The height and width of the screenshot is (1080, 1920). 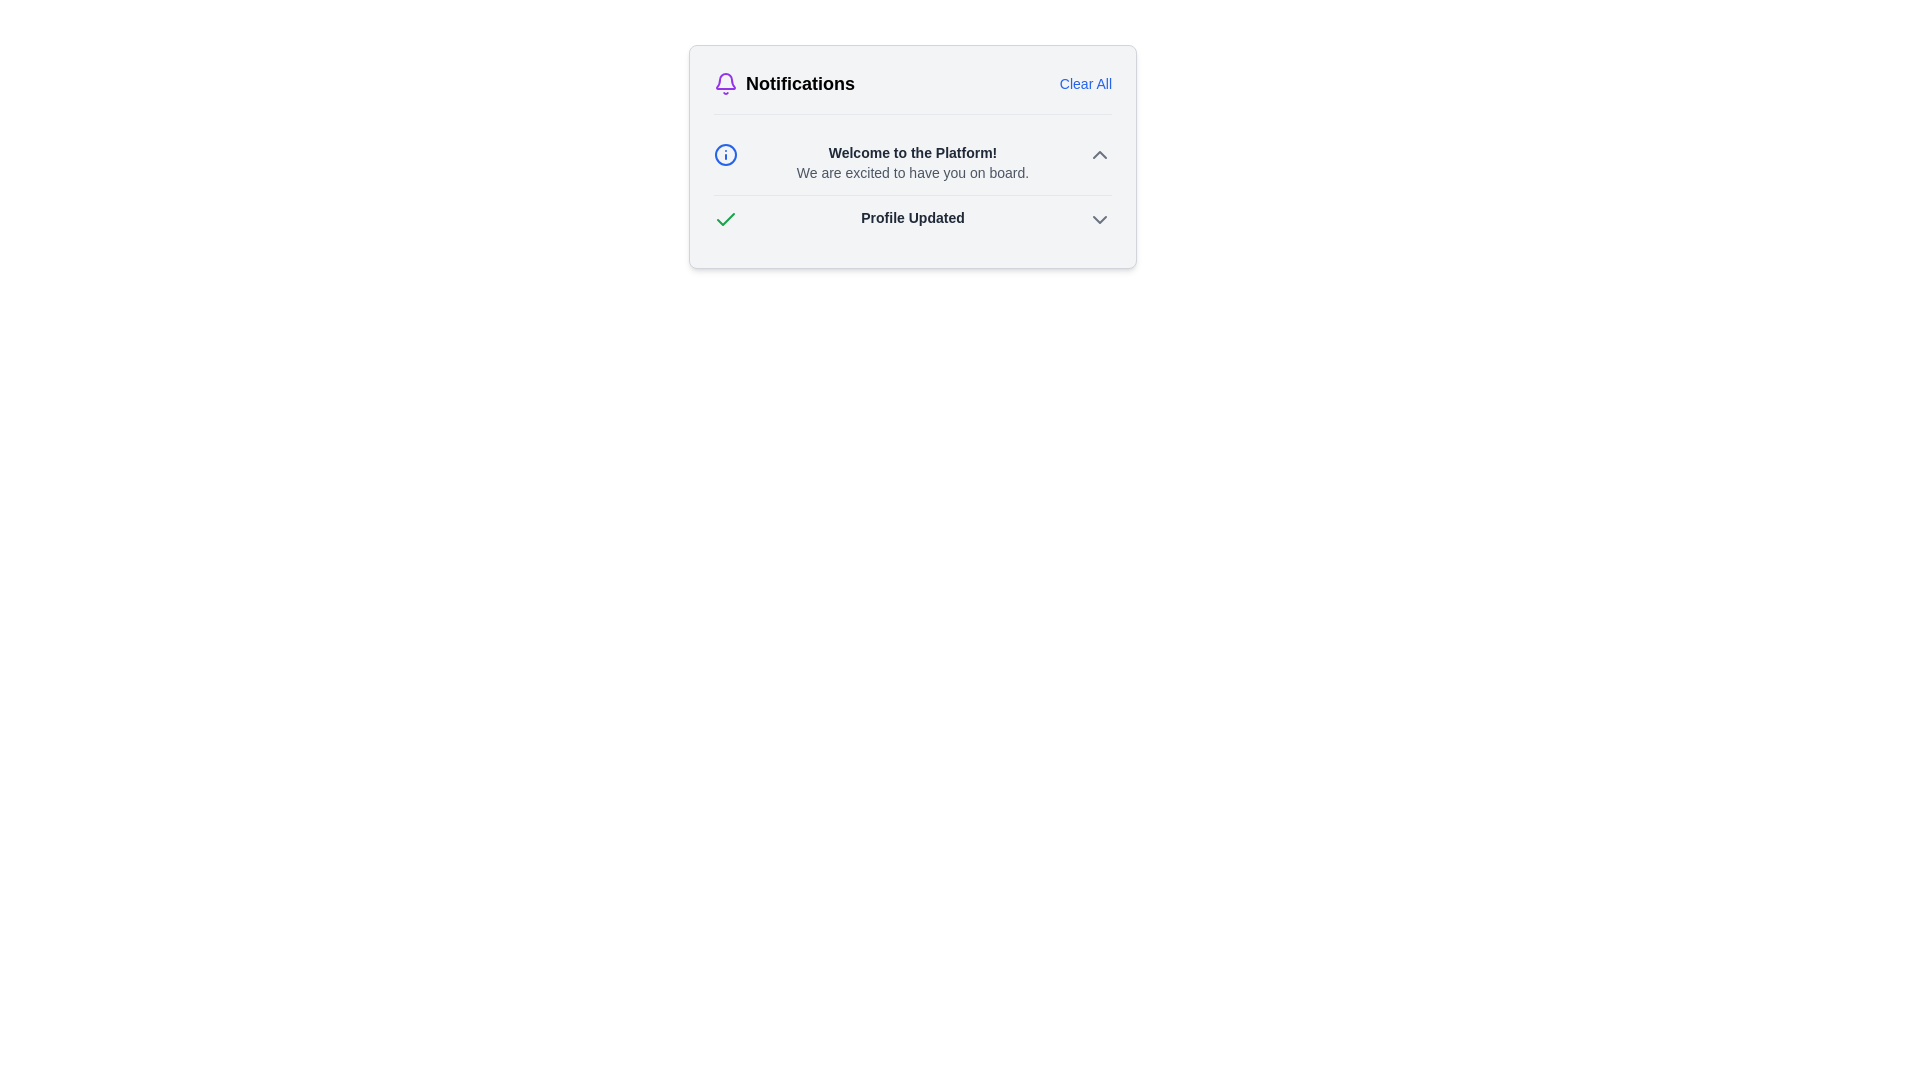 What do you see at coordinates (911, 161) in the screenshot?
I see `the Notification Header with Supportive Text that includes the title 'Welcome to the Platform!' and a blue information icon` at bounding box center [911, 161].